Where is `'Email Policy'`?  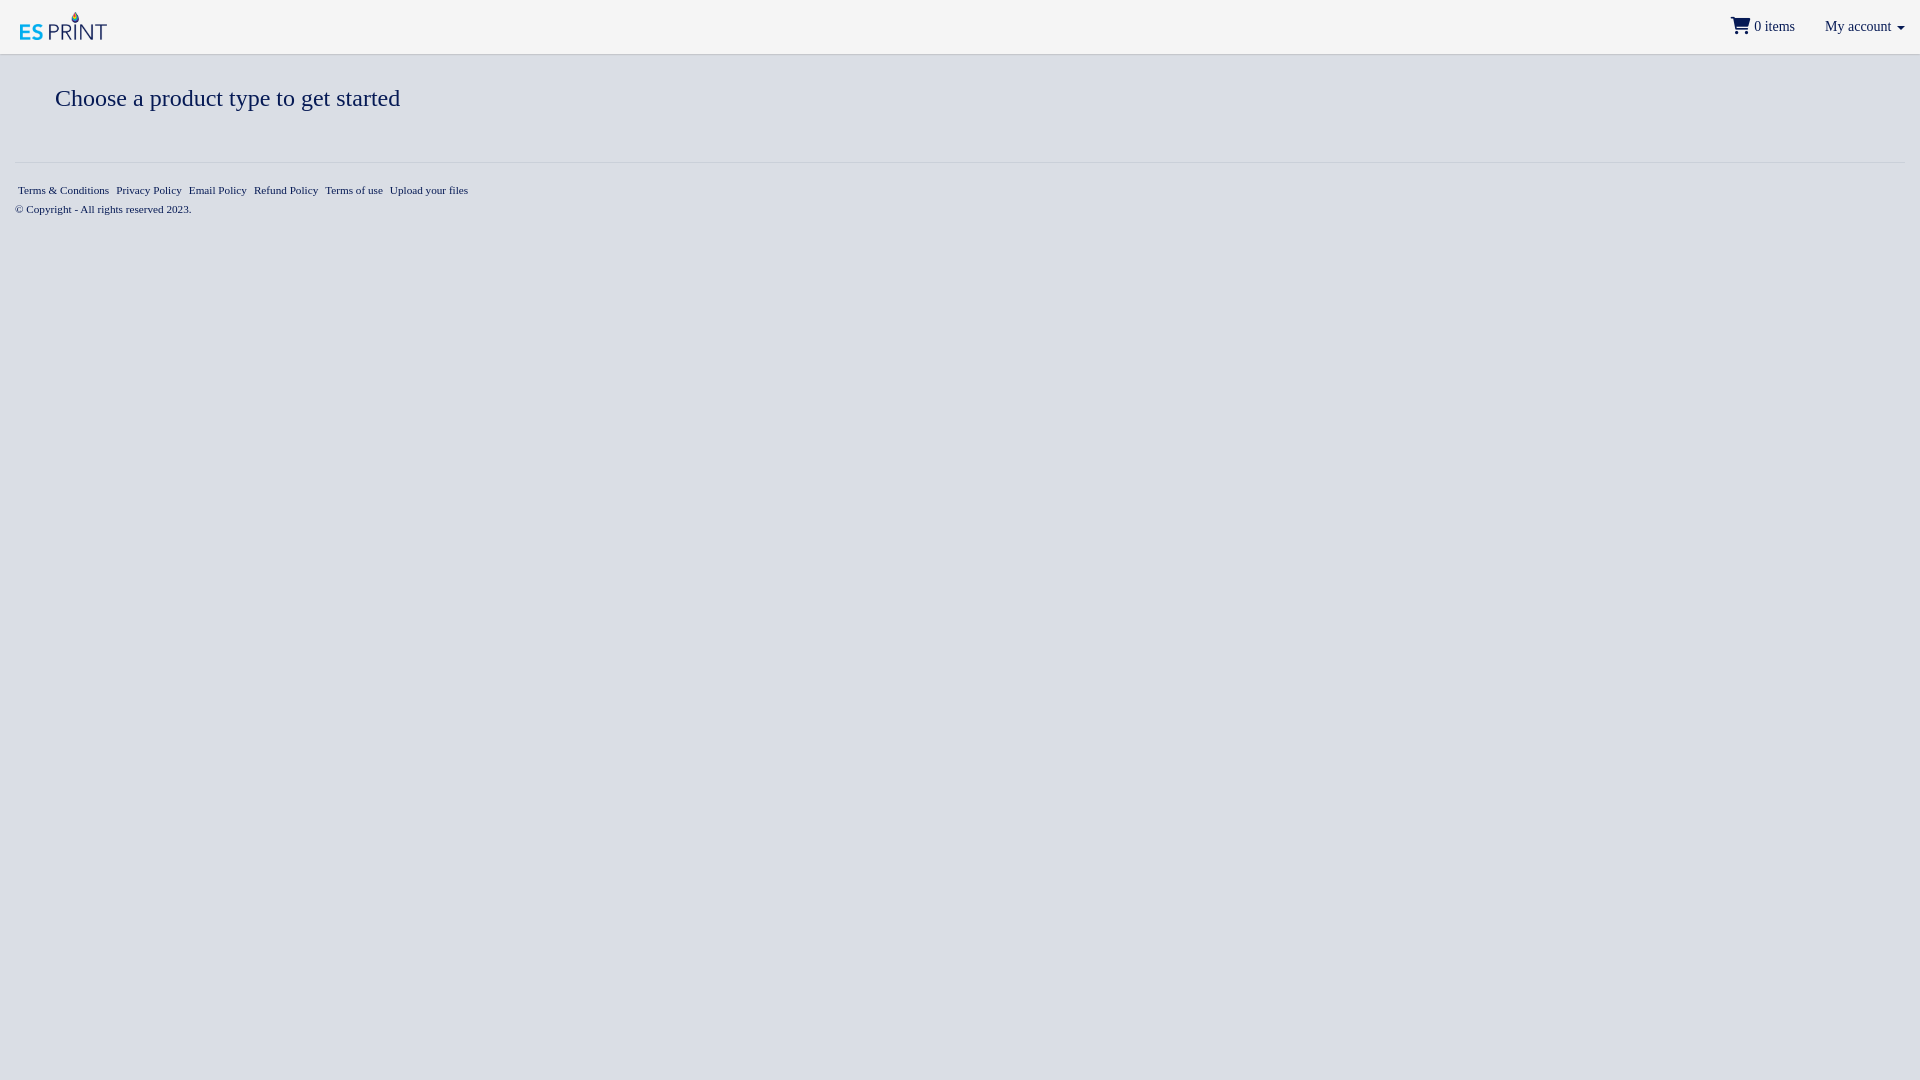
'Email Policy' is located at coordinates (217, 189).